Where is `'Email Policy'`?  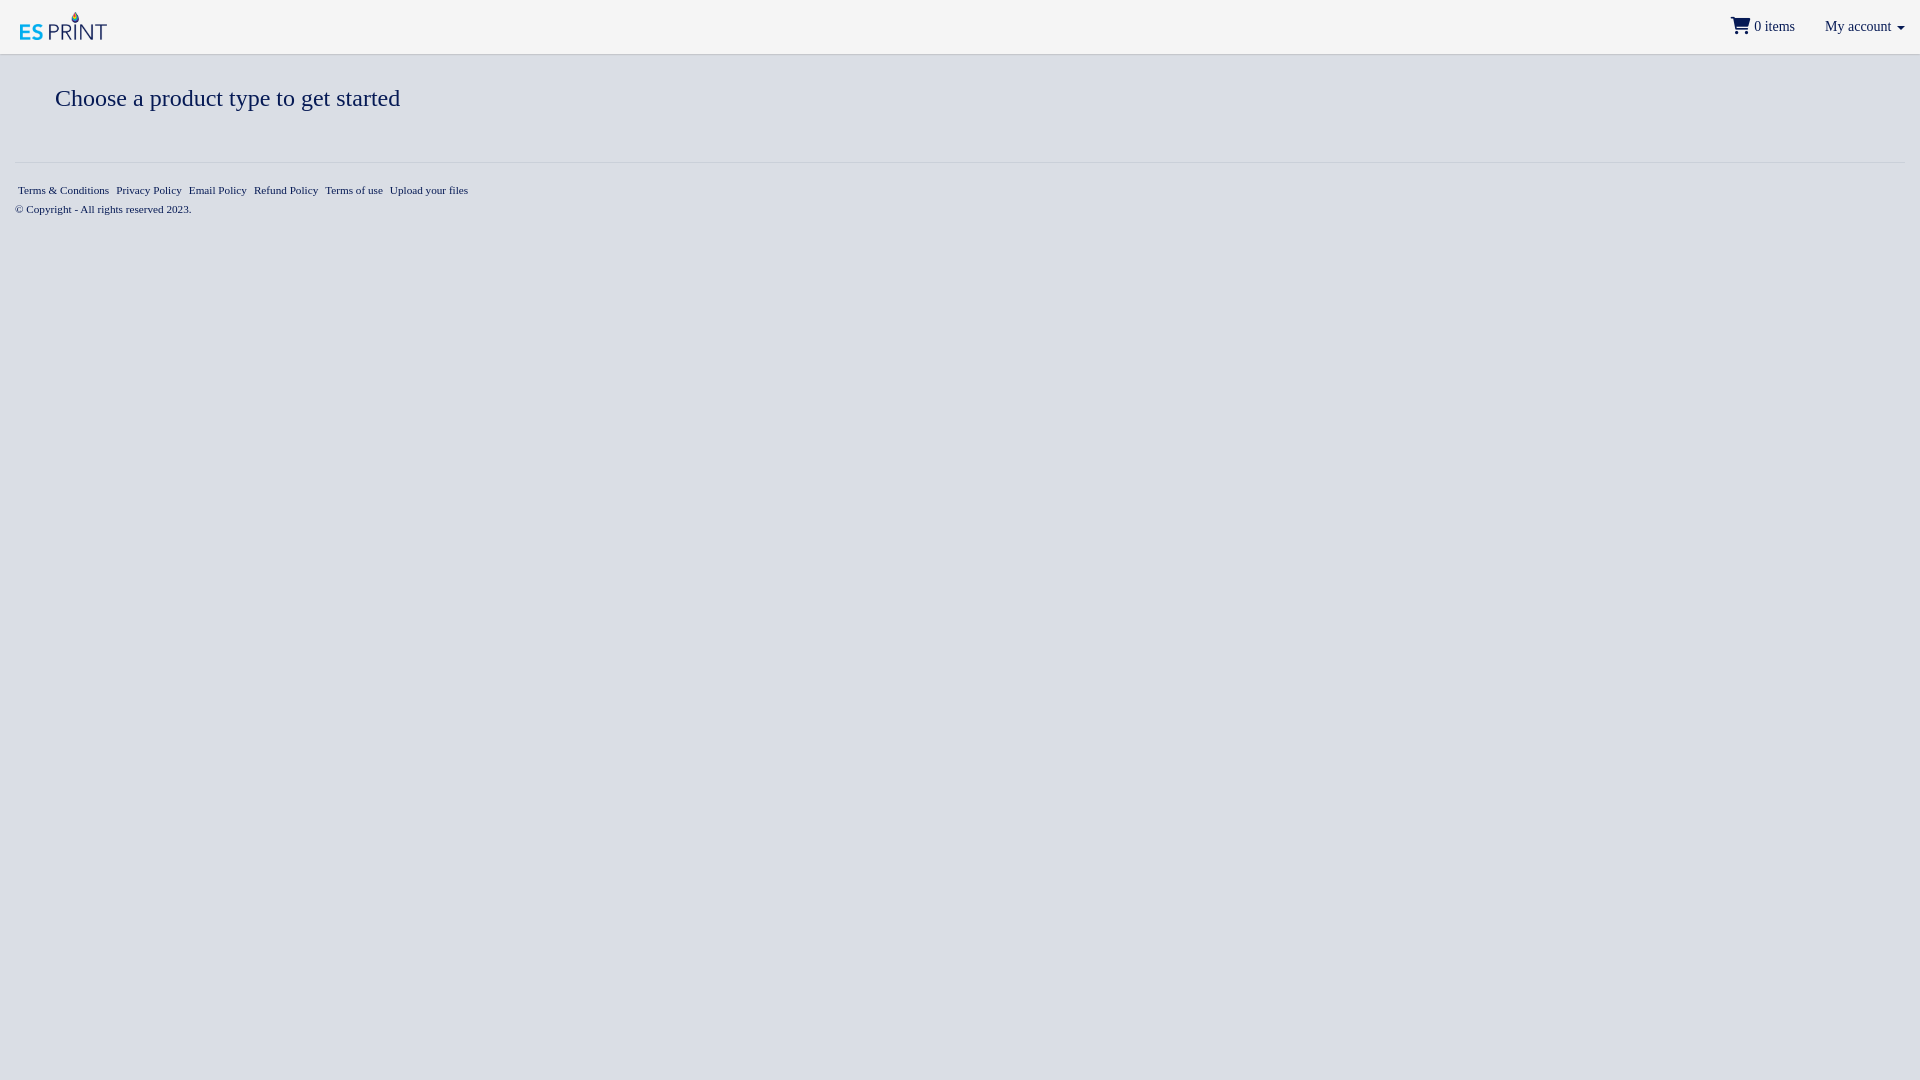
'Email Policy' is located at coordinates (217, 189).